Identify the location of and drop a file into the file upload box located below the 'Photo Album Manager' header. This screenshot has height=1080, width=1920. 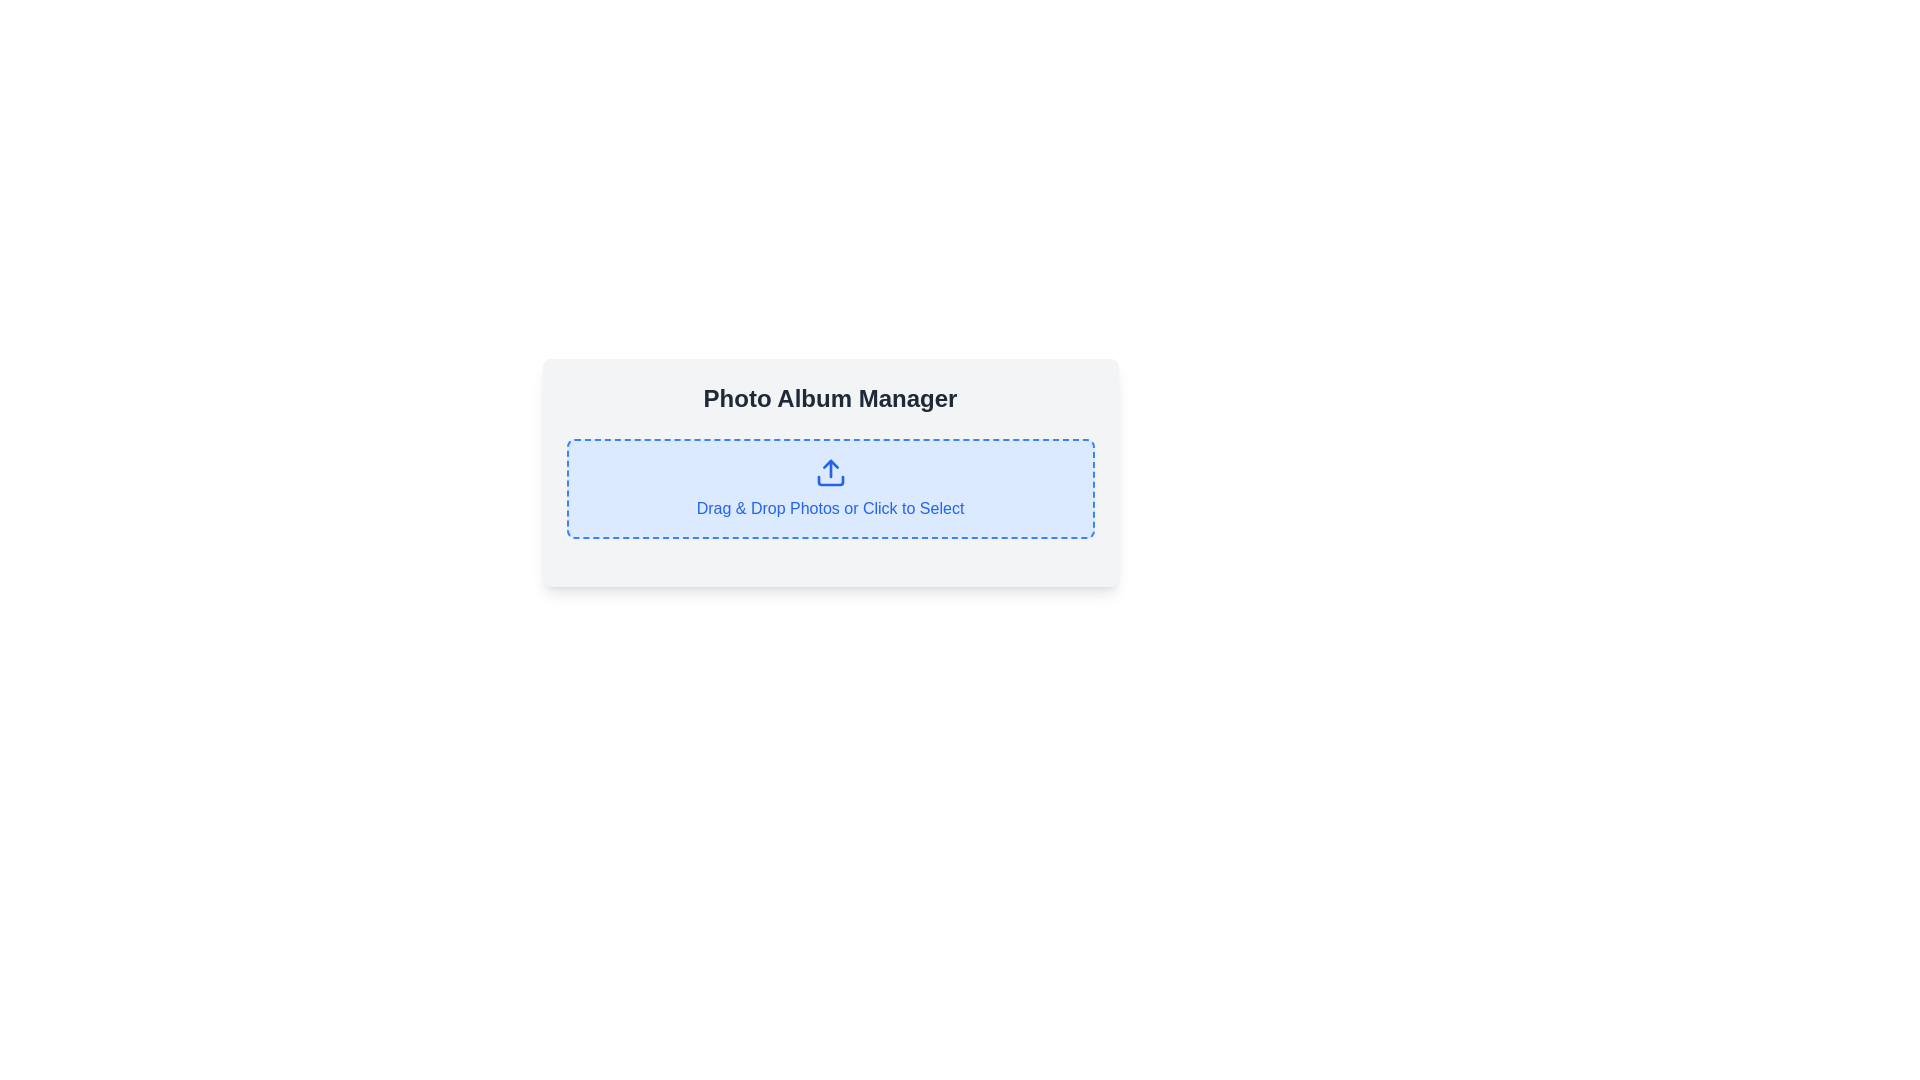
(830, 489).